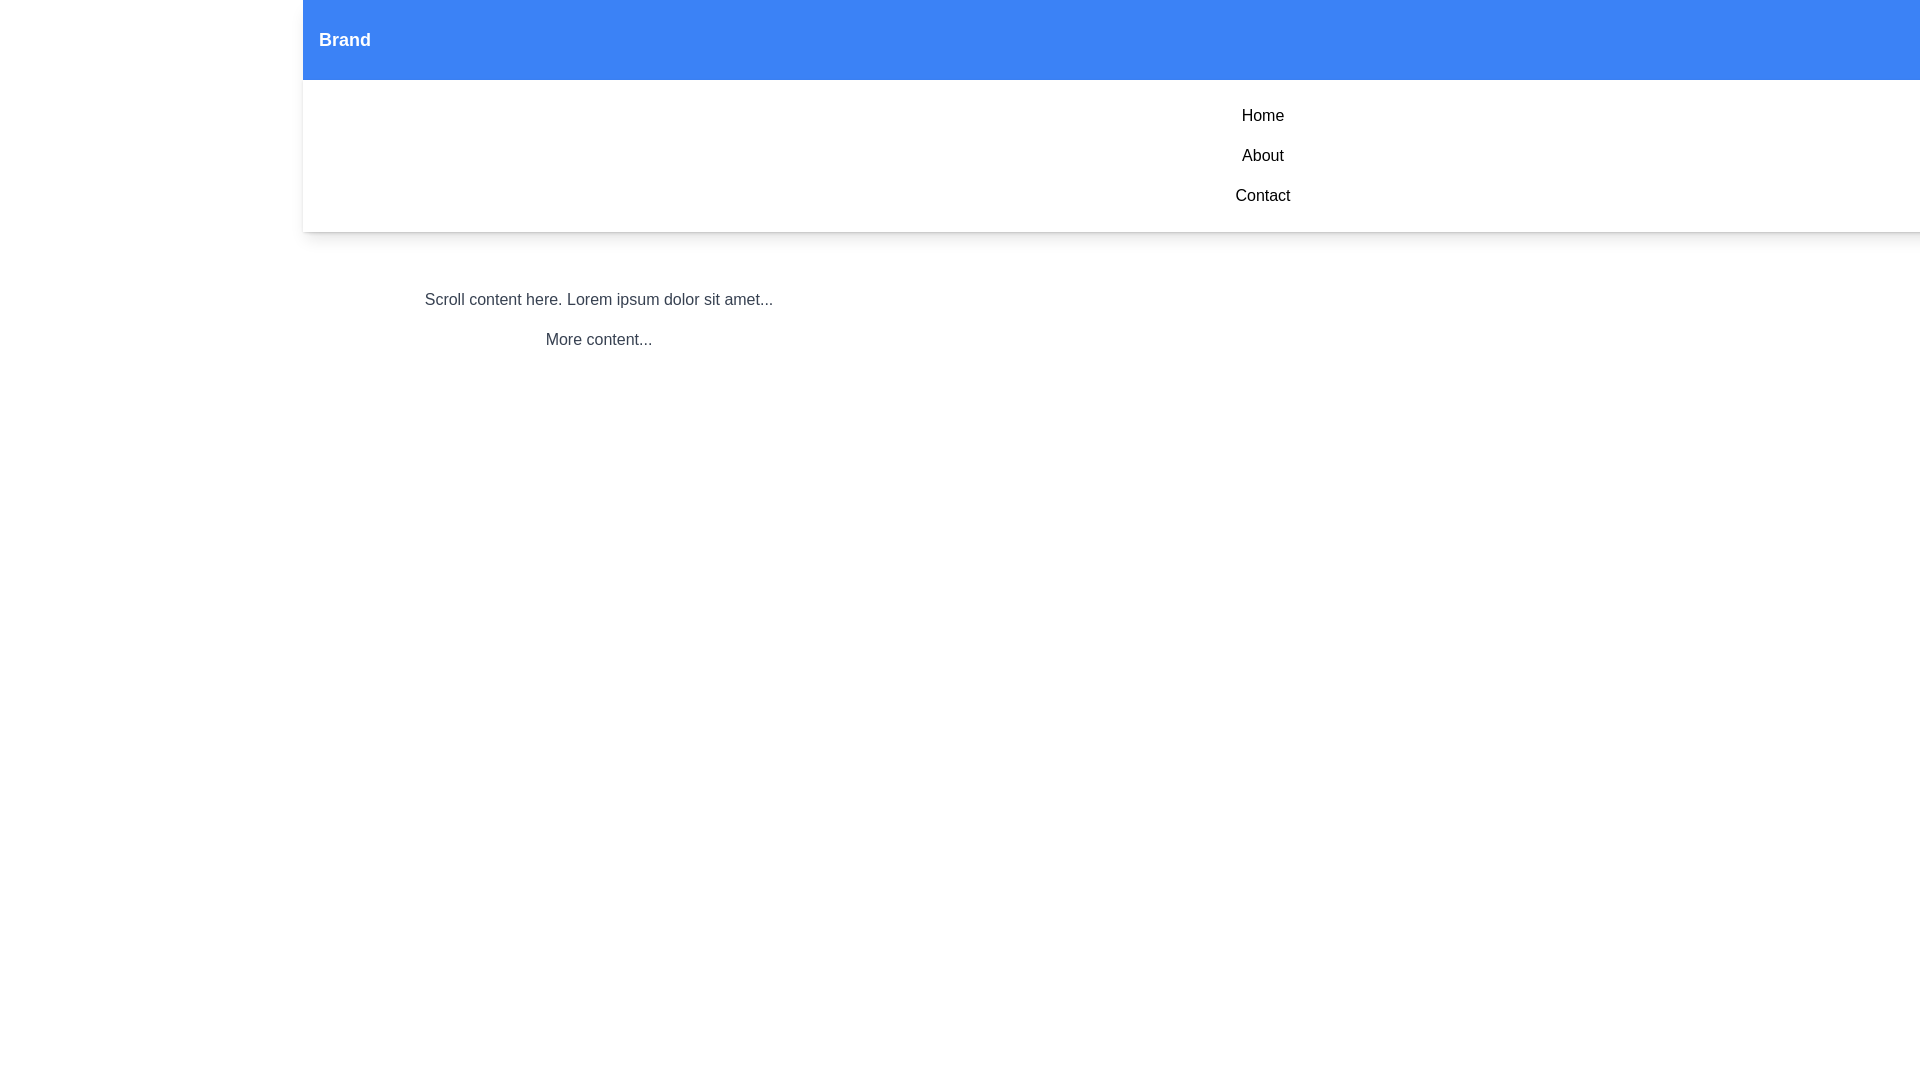 This screenshot has height=1080, width=1920. Describe the element at coordinates (345, 39) in the screenshot. I see `the decorative text label in the top-left section of the interface, which likely represents the brand or identity of the application` at that location.